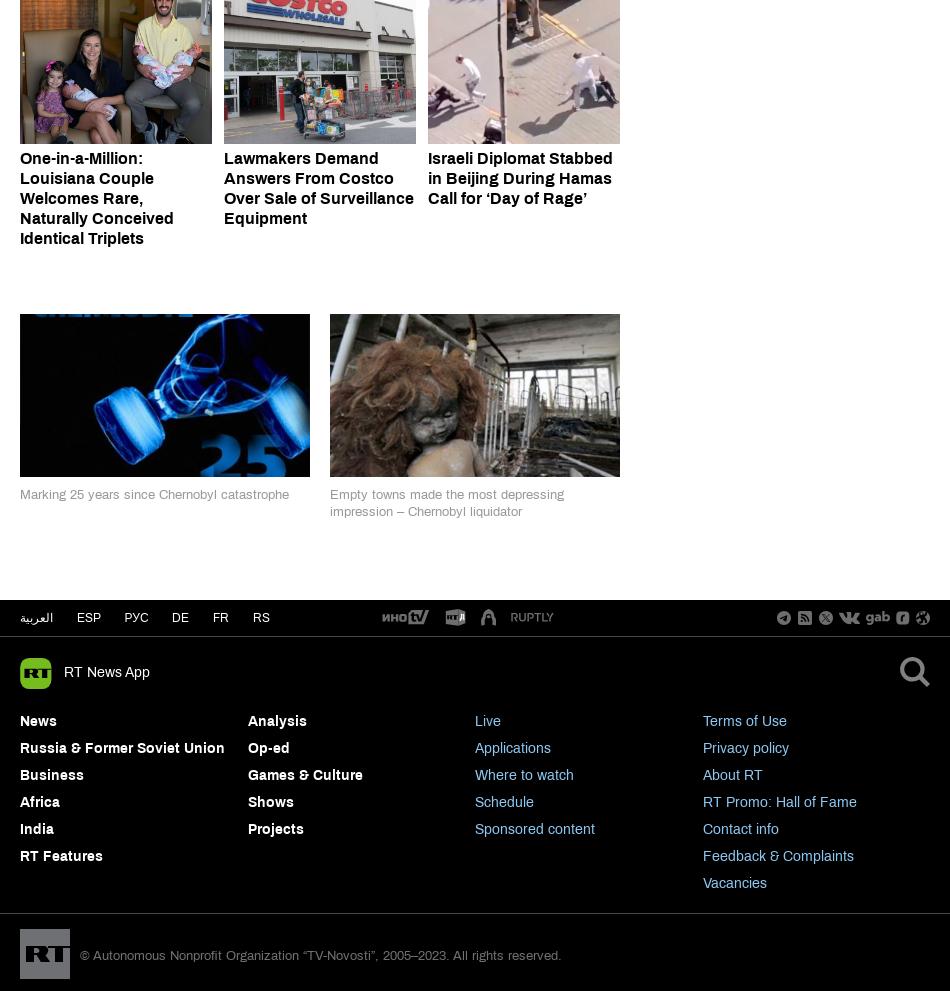 This screenshot has width=950, height=991. I want to click on 'Op-ed', so click(246, 746).